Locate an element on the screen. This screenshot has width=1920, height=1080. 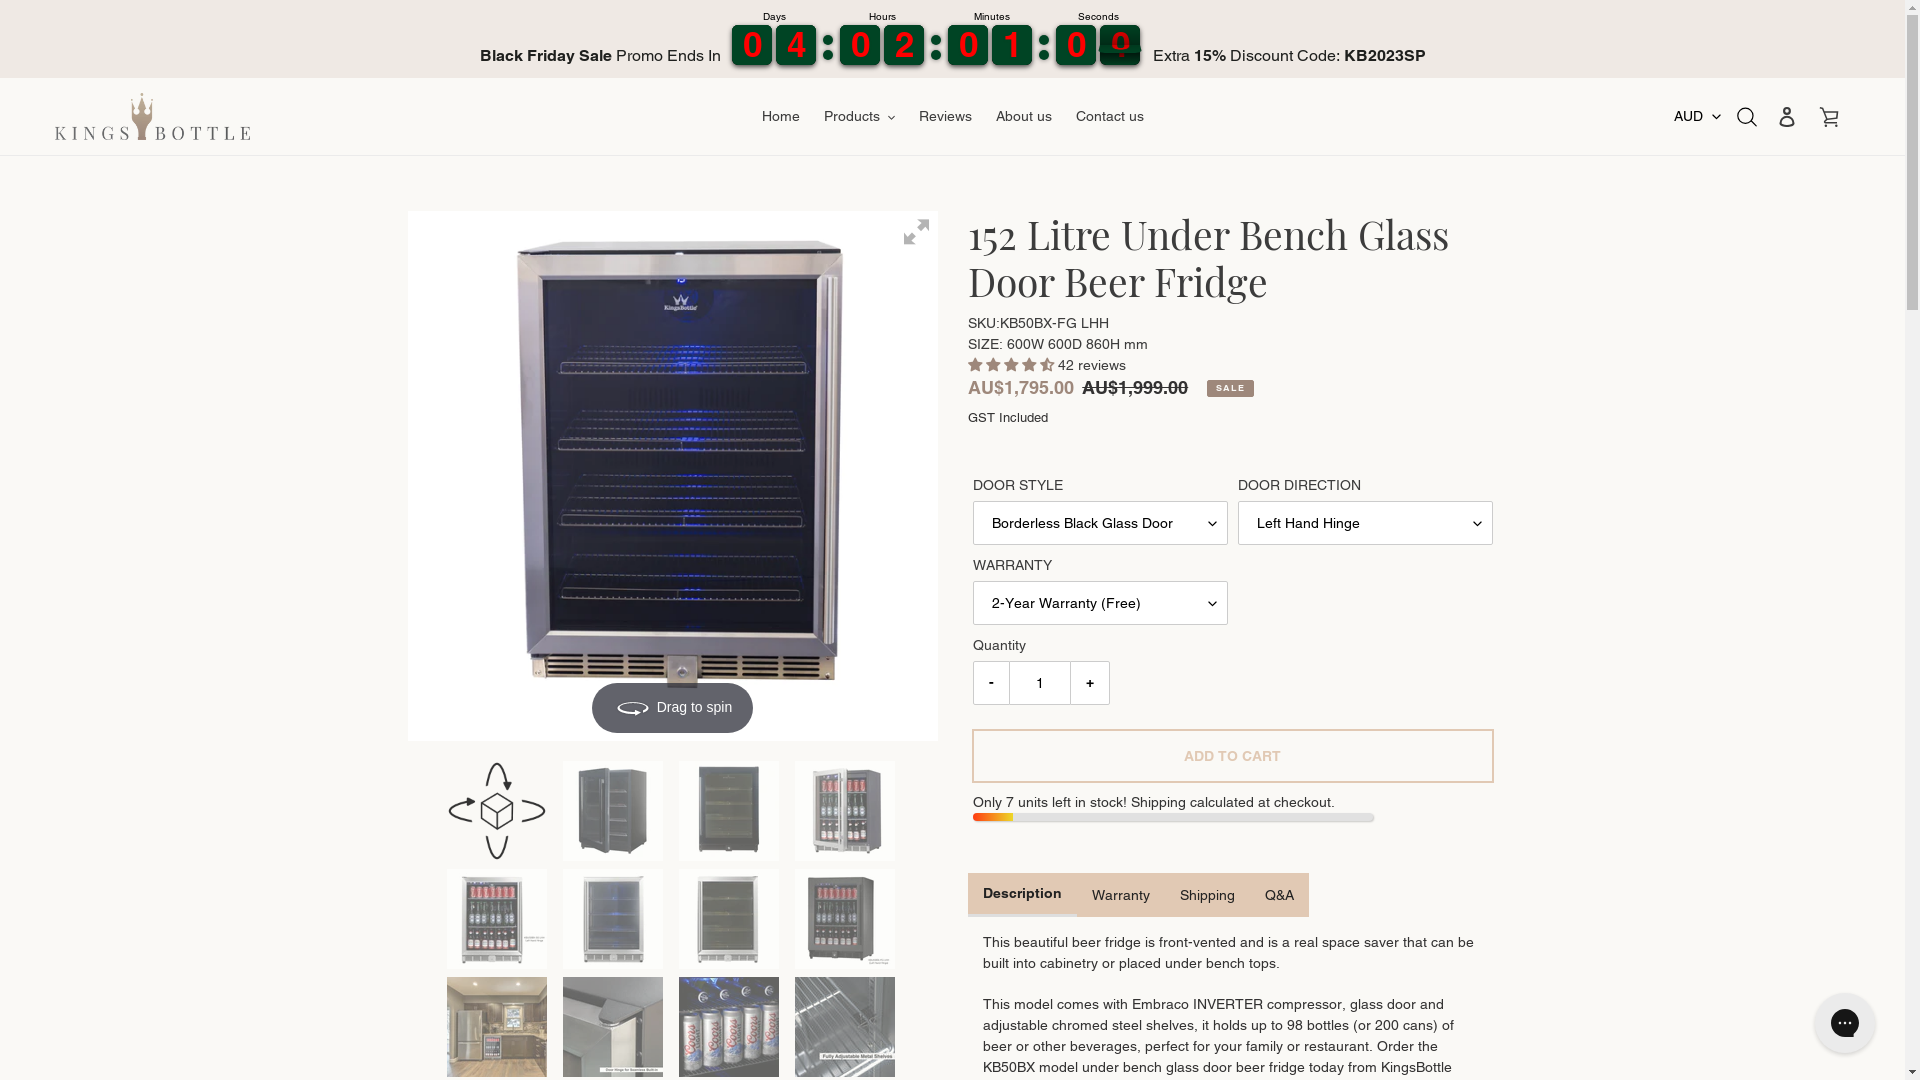
'1' is located at coordinates (1074, 45).